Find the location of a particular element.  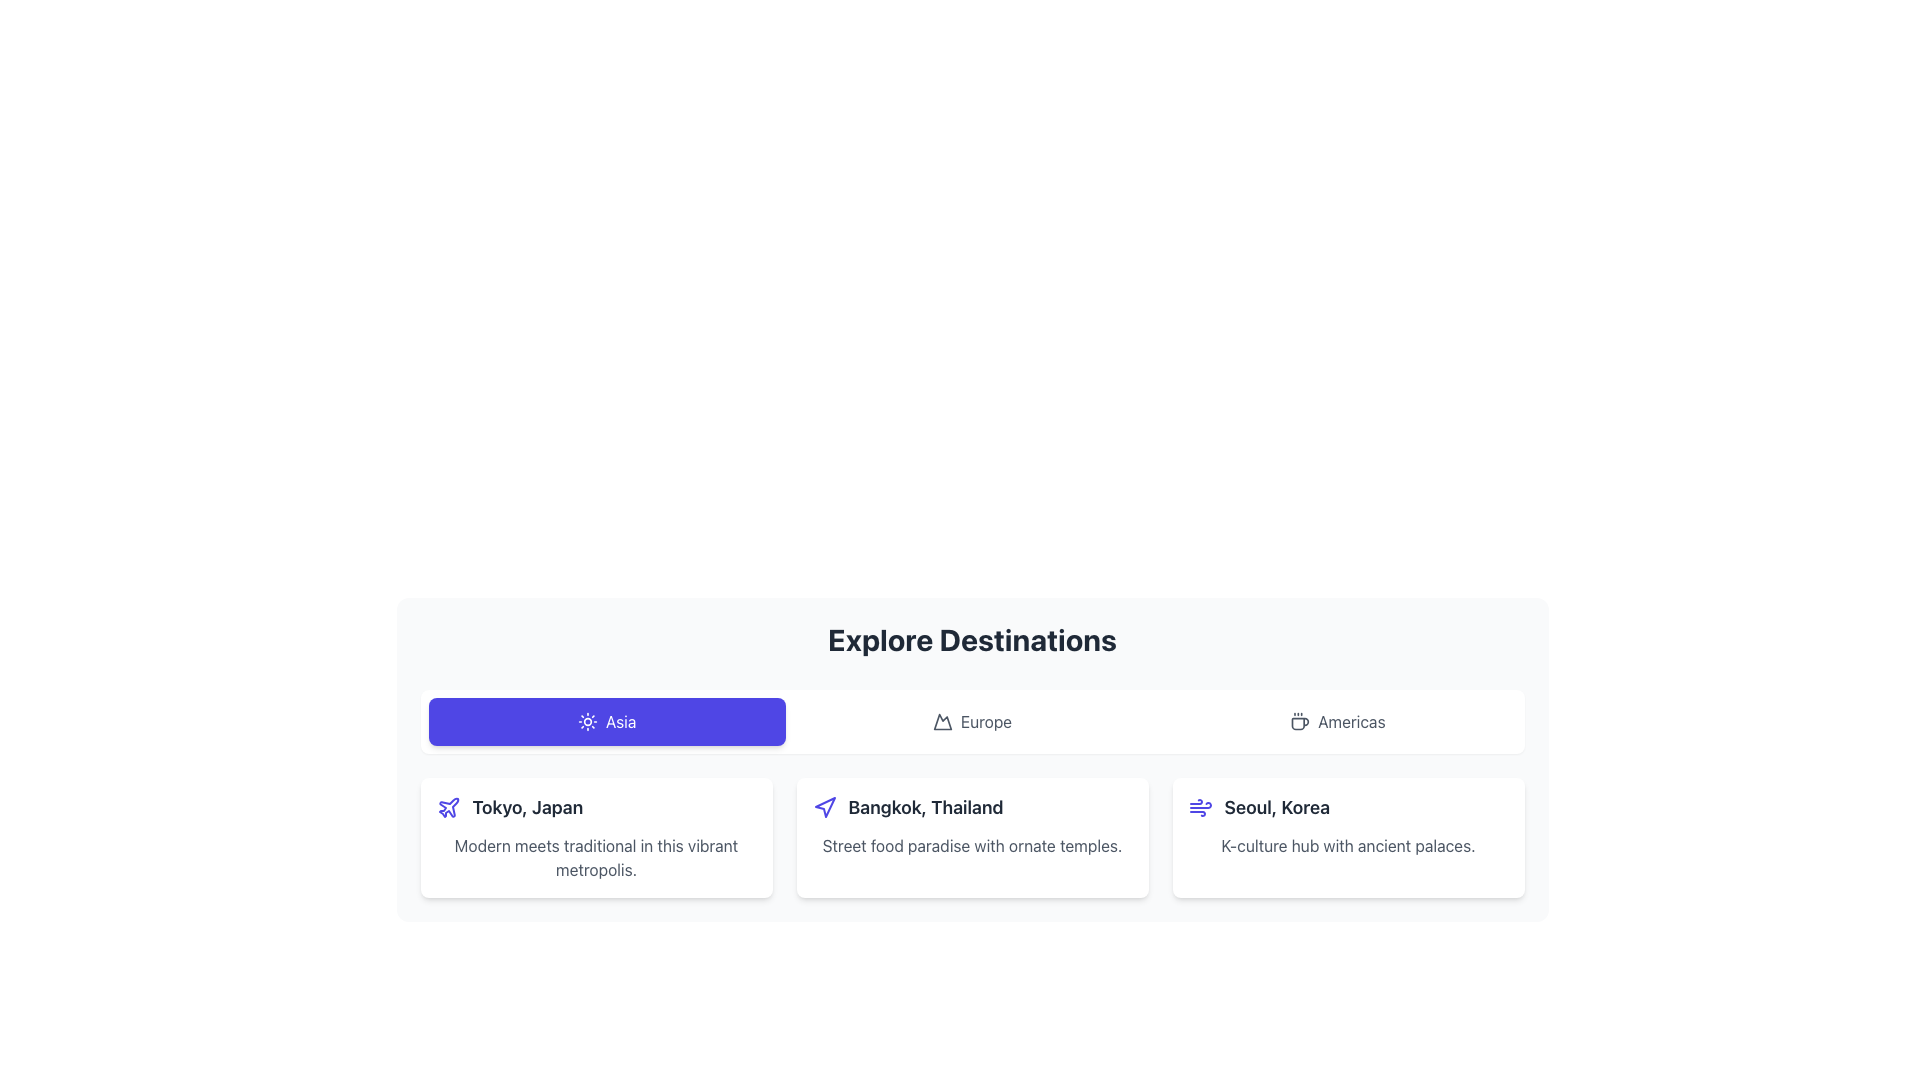

the 'Europe' button in the row of buttons labeled 'Asia', 'Europe', and 'Americas' is located at coordinates (972, 721).